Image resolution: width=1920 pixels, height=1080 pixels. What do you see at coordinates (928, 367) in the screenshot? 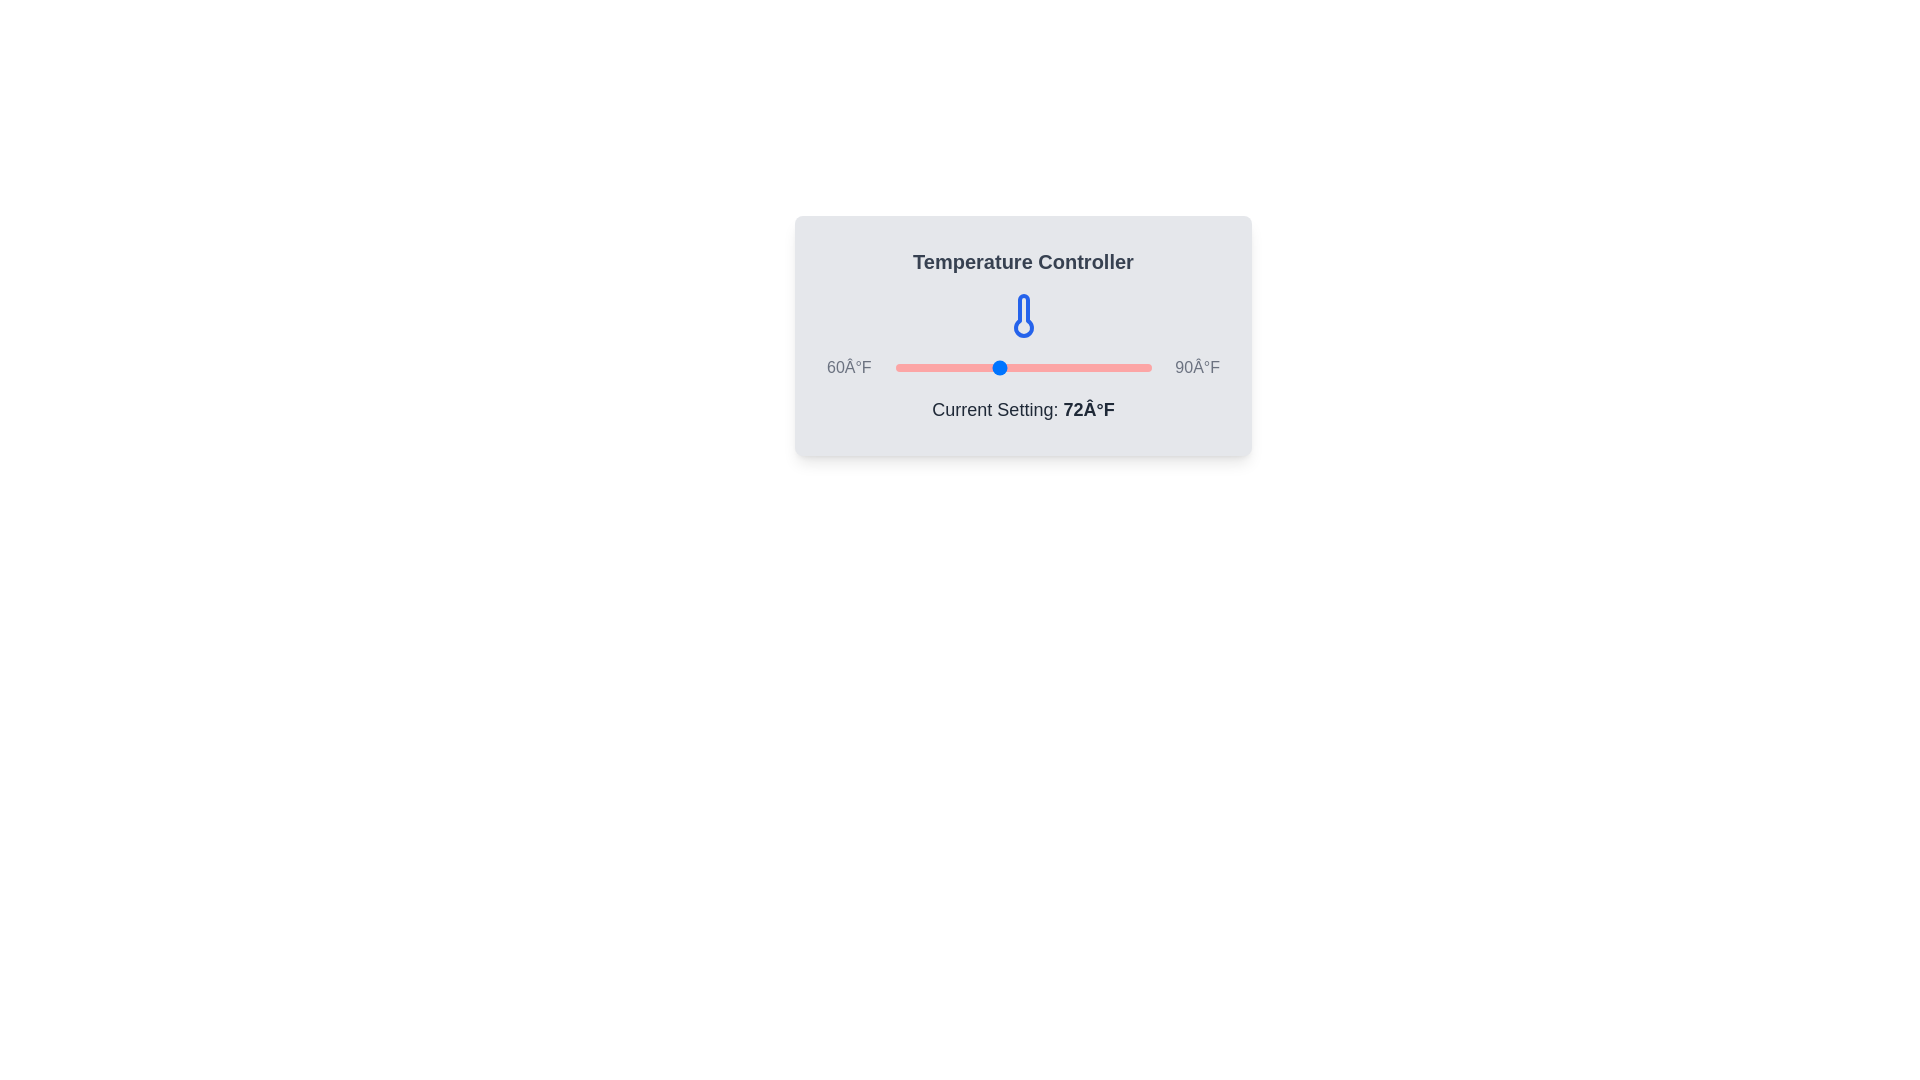
I see `the temperature slider to set the temperature to 64°F` at bounding box center [928, 367].